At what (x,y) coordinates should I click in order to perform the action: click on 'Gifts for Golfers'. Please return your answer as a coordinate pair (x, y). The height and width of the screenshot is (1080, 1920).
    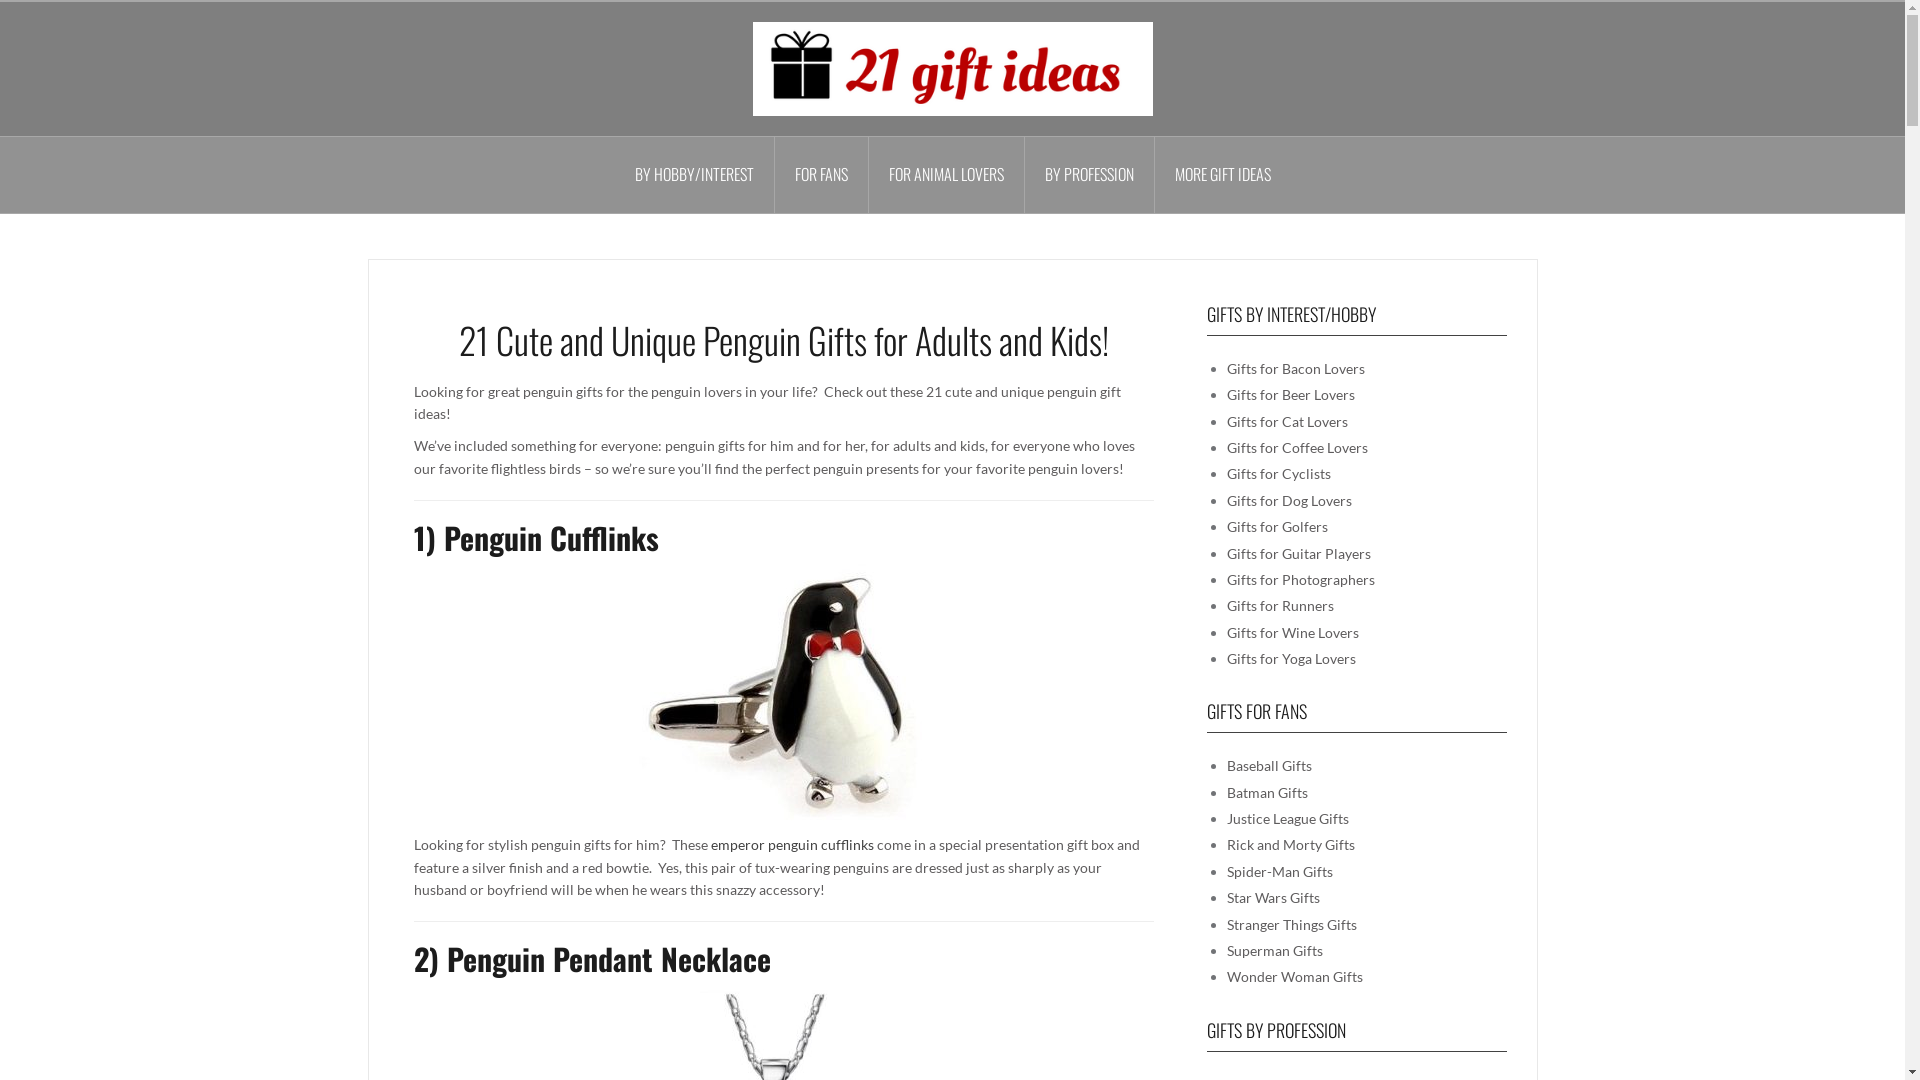
    Looking at the image, I should click on (1275, 525).